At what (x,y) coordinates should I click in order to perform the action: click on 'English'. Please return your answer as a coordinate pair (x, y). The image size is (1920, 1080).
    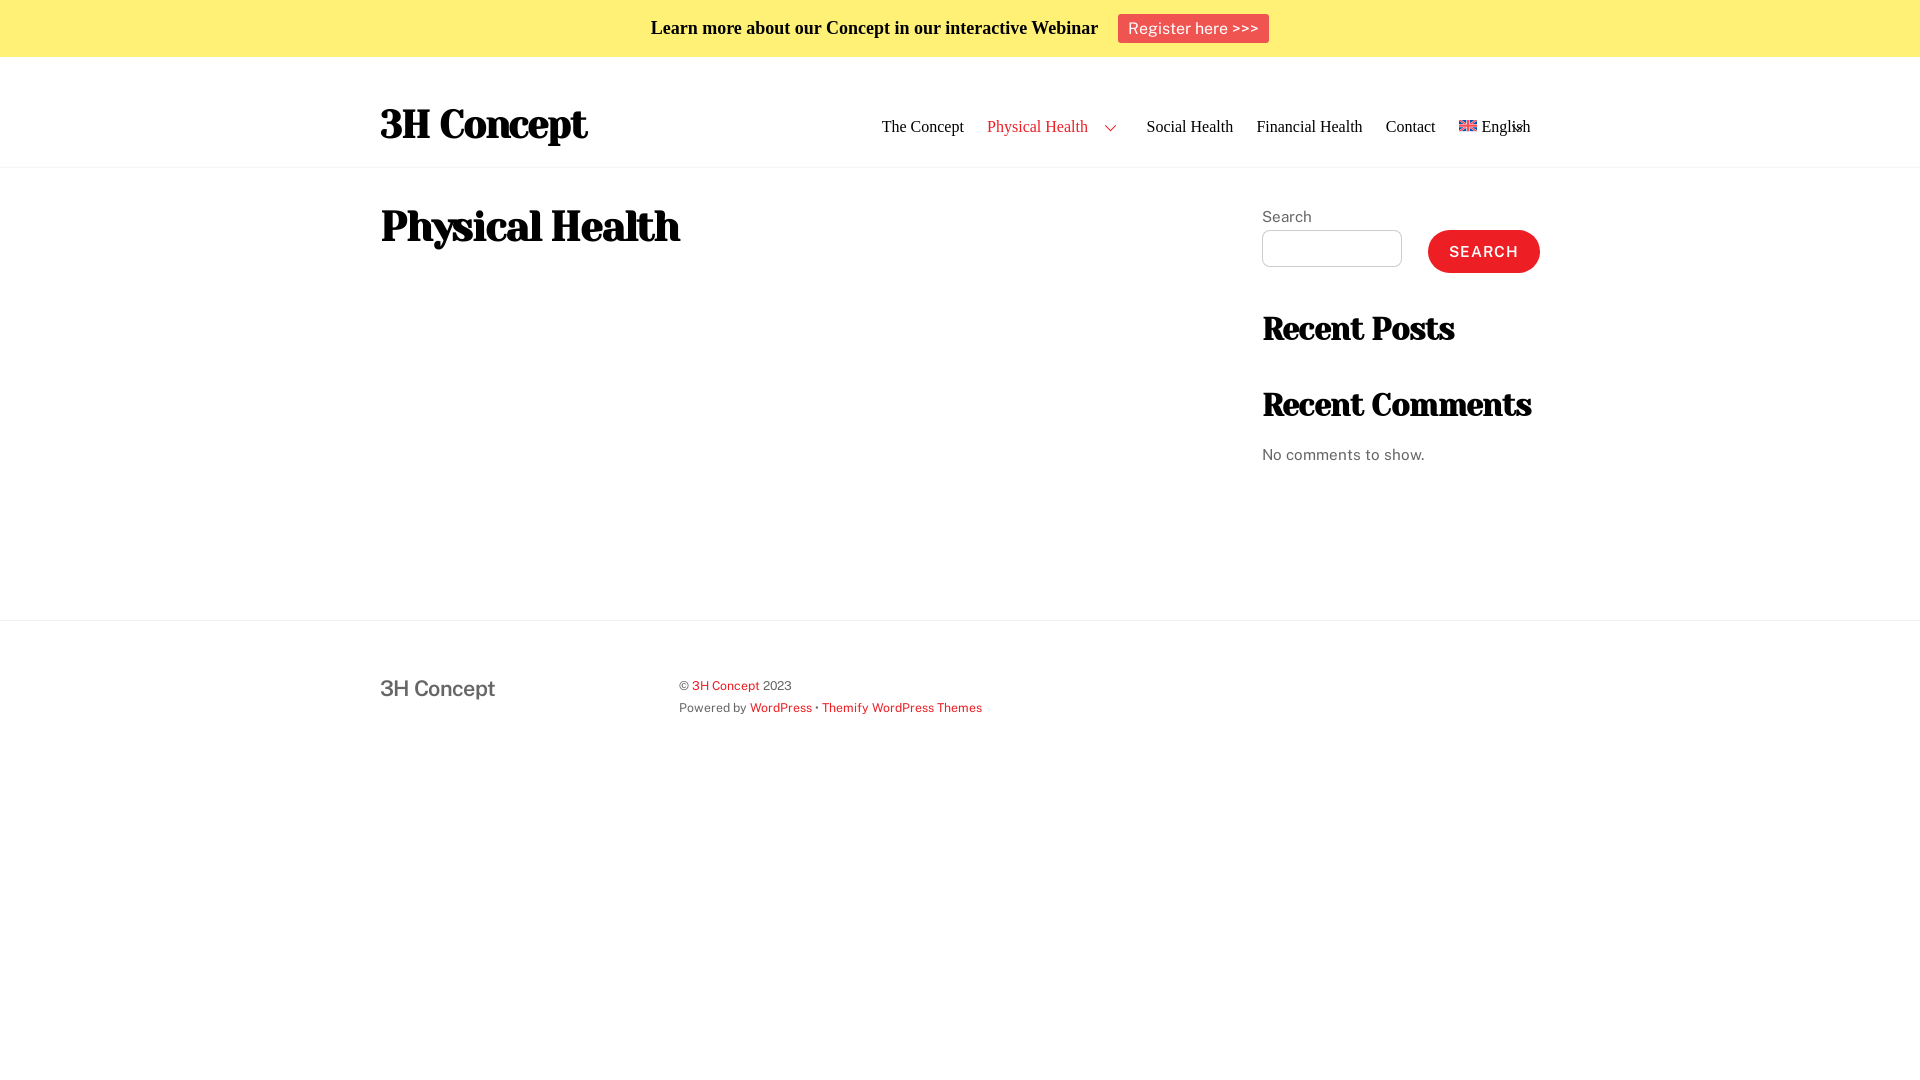
    Looking at the image, I should click on (1494, 127).